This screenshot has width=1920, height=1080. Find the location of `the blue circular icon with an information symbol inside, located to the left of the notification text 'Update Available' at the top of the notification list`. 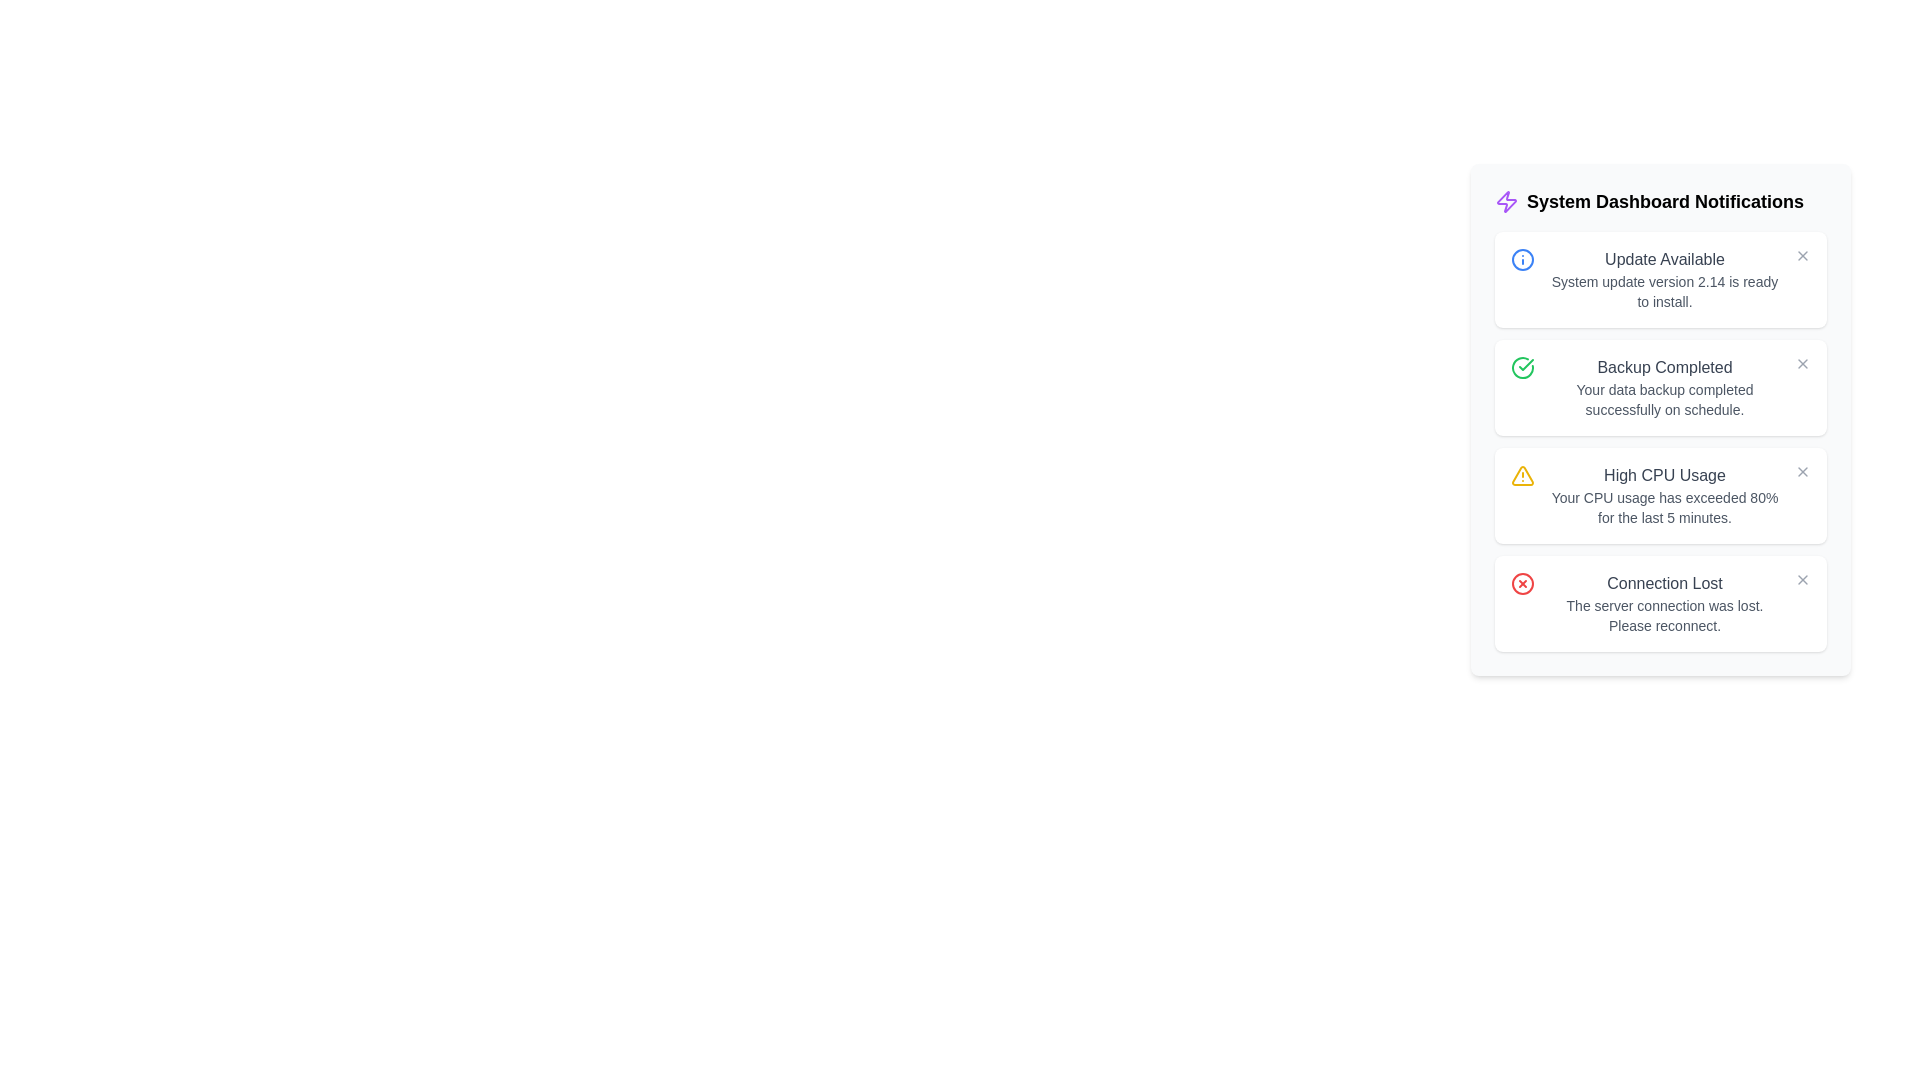

the blue circular icon with an information symbol inside, located to the left of the notification text 'Update Available' at the top of the notification list is located at coordinates (1521, 258).